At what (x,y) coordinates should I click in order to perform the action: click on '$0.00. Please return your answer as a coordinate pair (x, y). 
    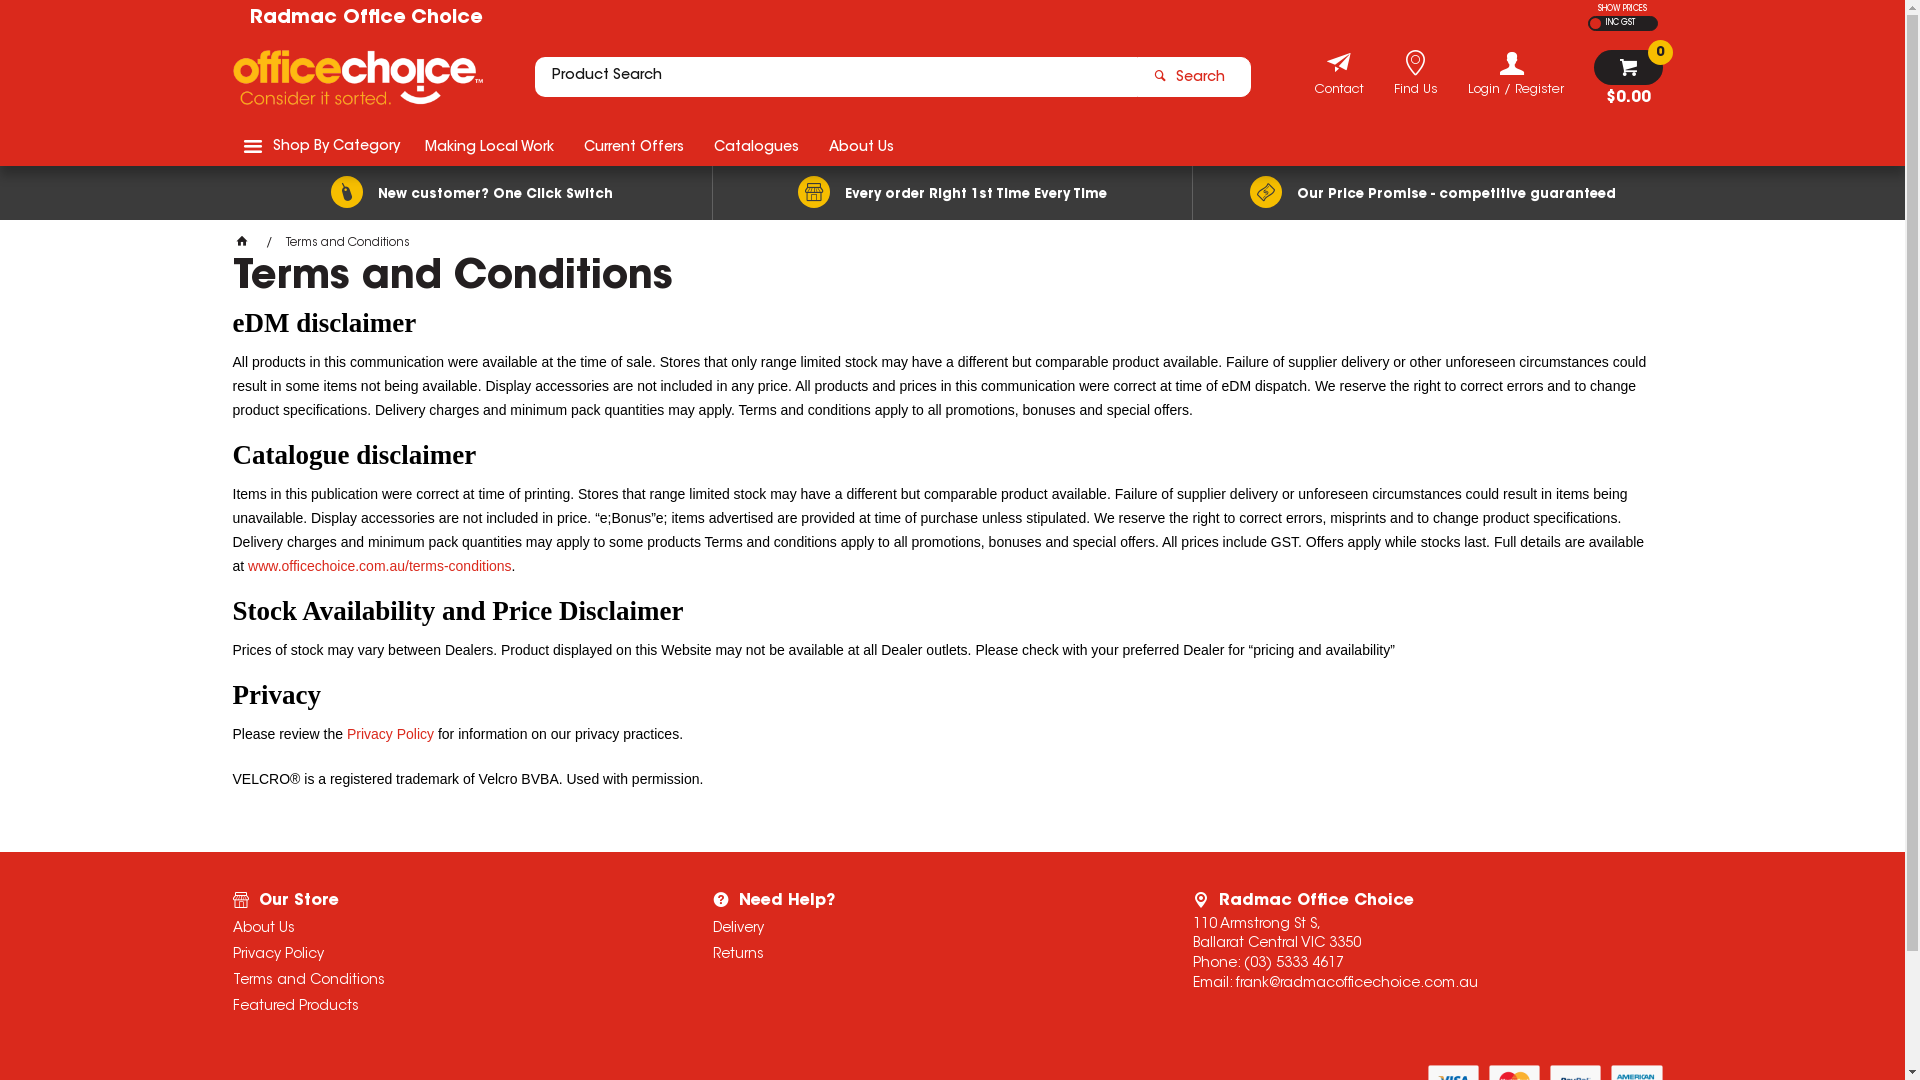
    Looking at the image, I should click on (1628, 77).